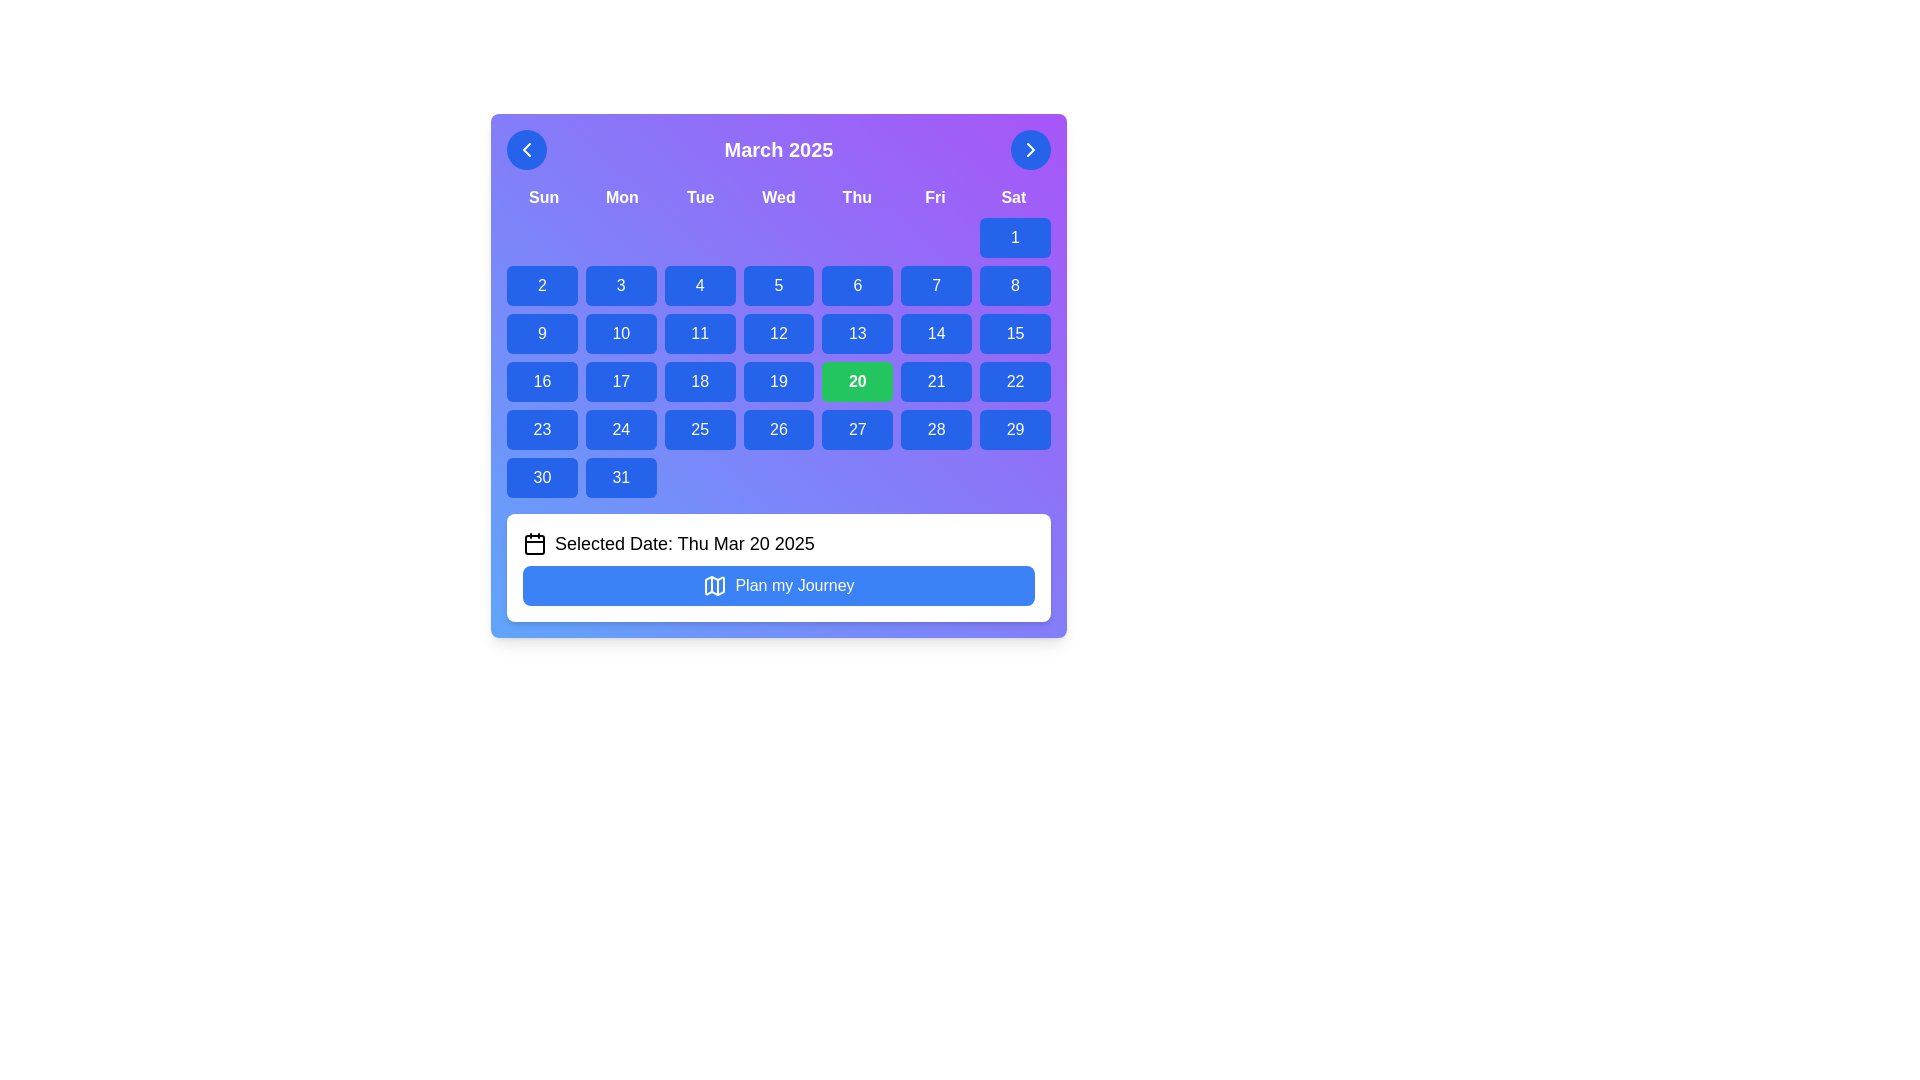 Image resolution: width=1920 pixels, height=1080 pixels. Describe the element at coordinates (700, 428) in the screenshot. I see `the button for selecting the date '25' in the calendar grid` at that location.